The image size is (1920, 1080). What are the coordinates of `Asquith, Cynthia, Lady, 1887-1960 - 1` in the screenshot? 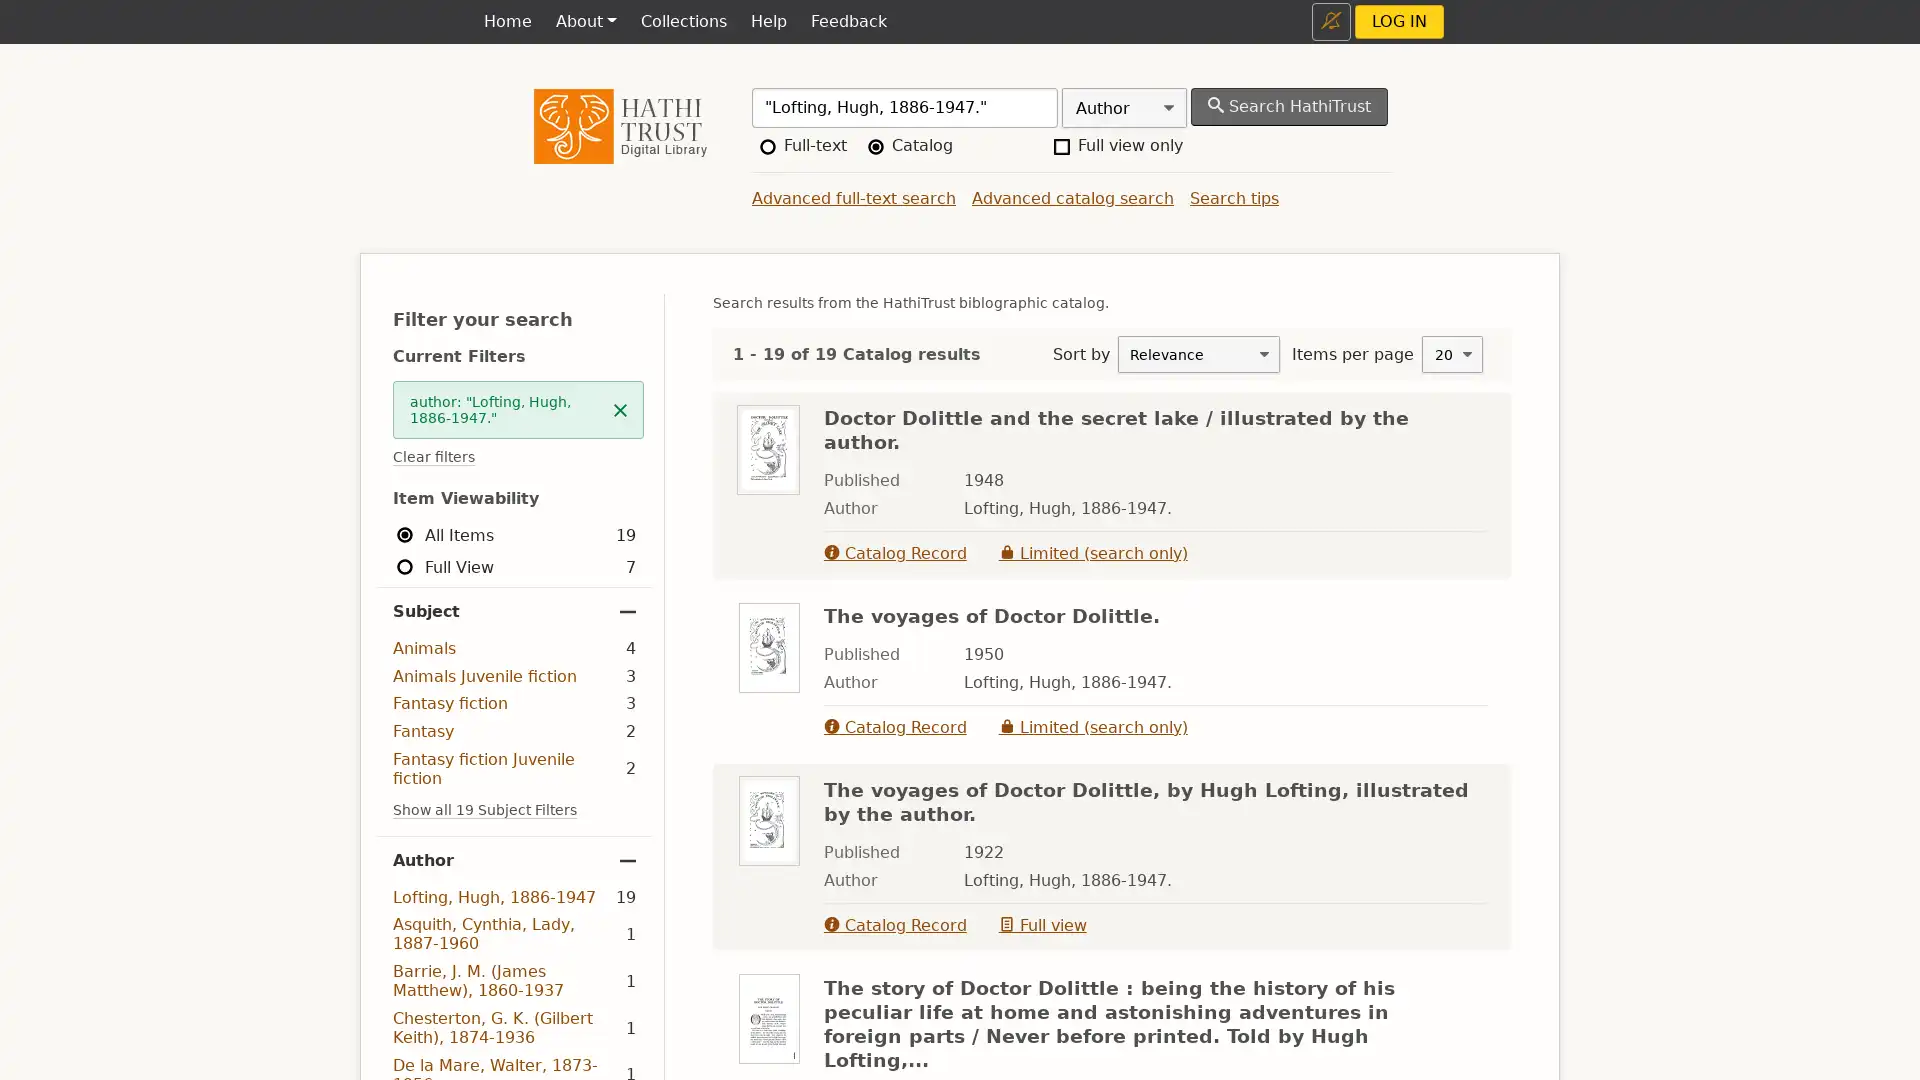 It's located at (514, 933).